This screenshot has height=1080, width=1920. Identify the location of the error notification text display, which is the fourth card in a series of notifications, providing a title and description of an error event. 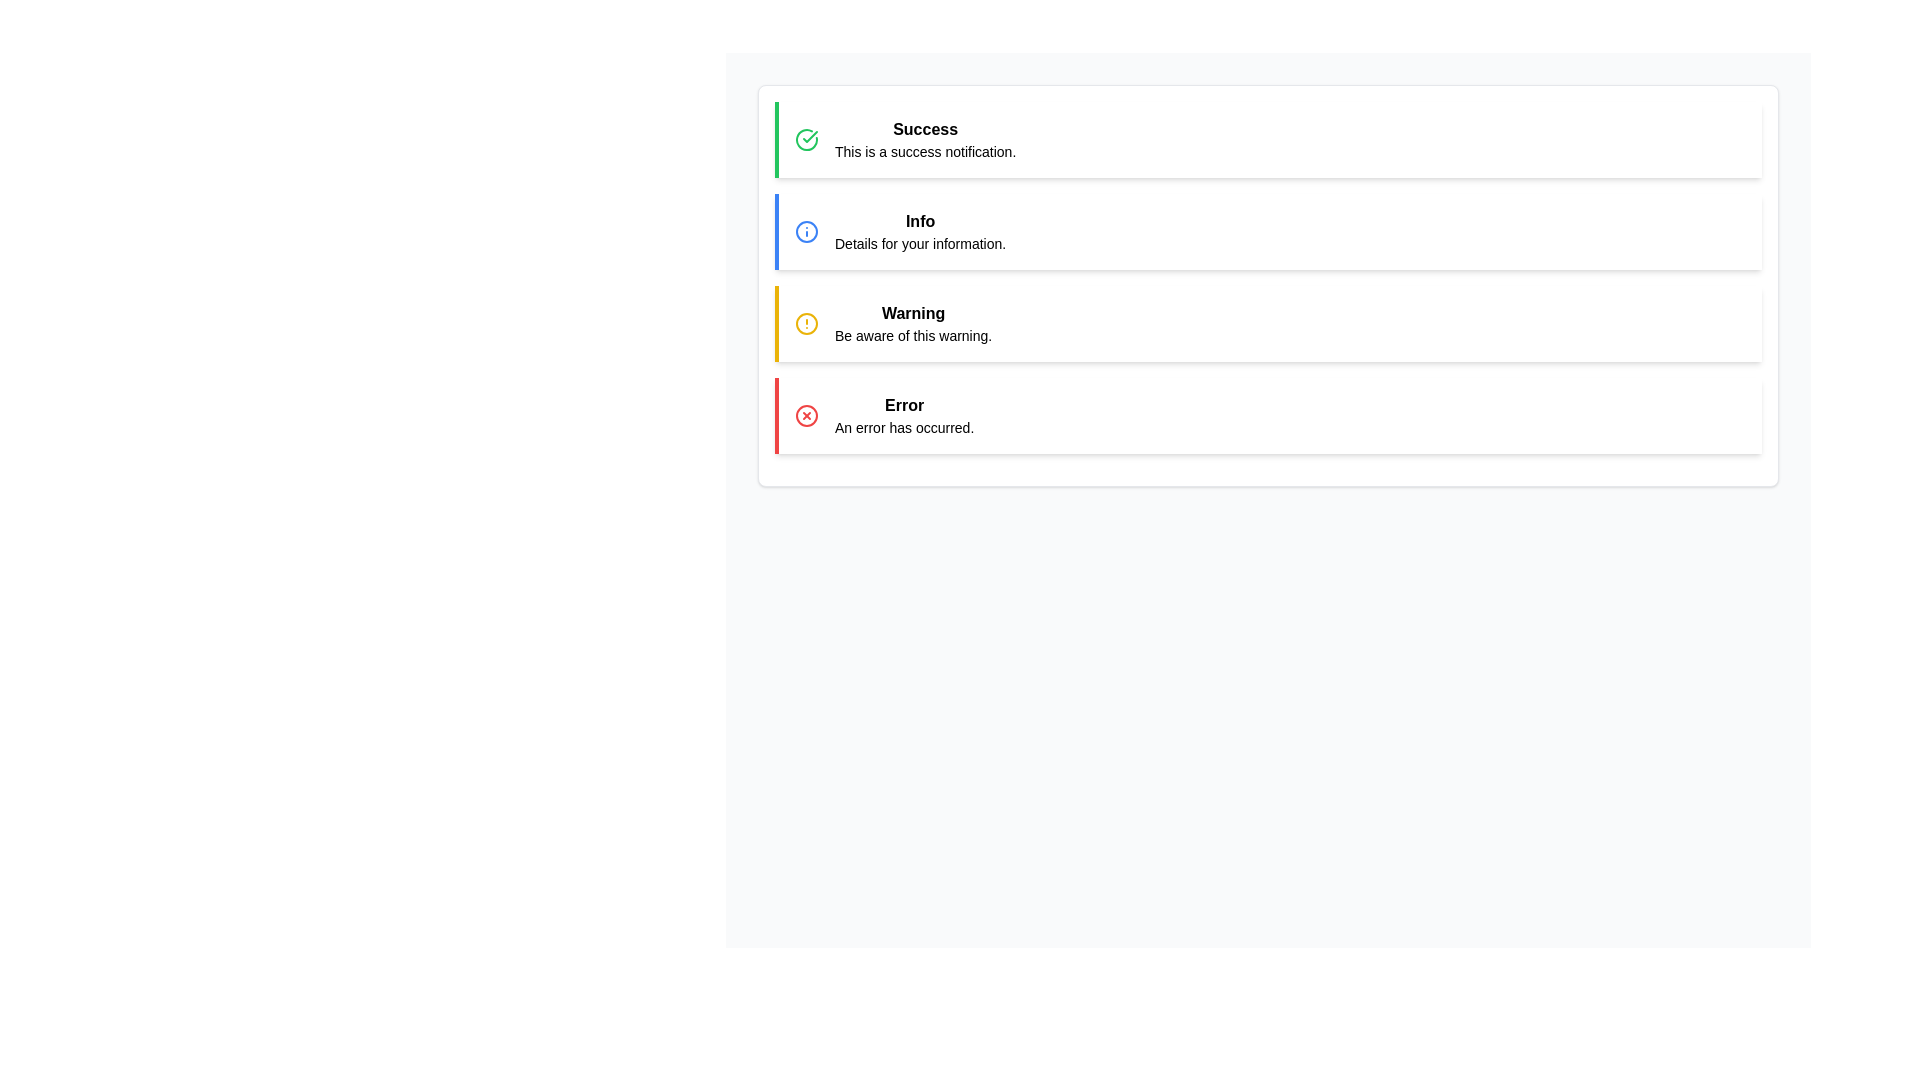
(903, 415).